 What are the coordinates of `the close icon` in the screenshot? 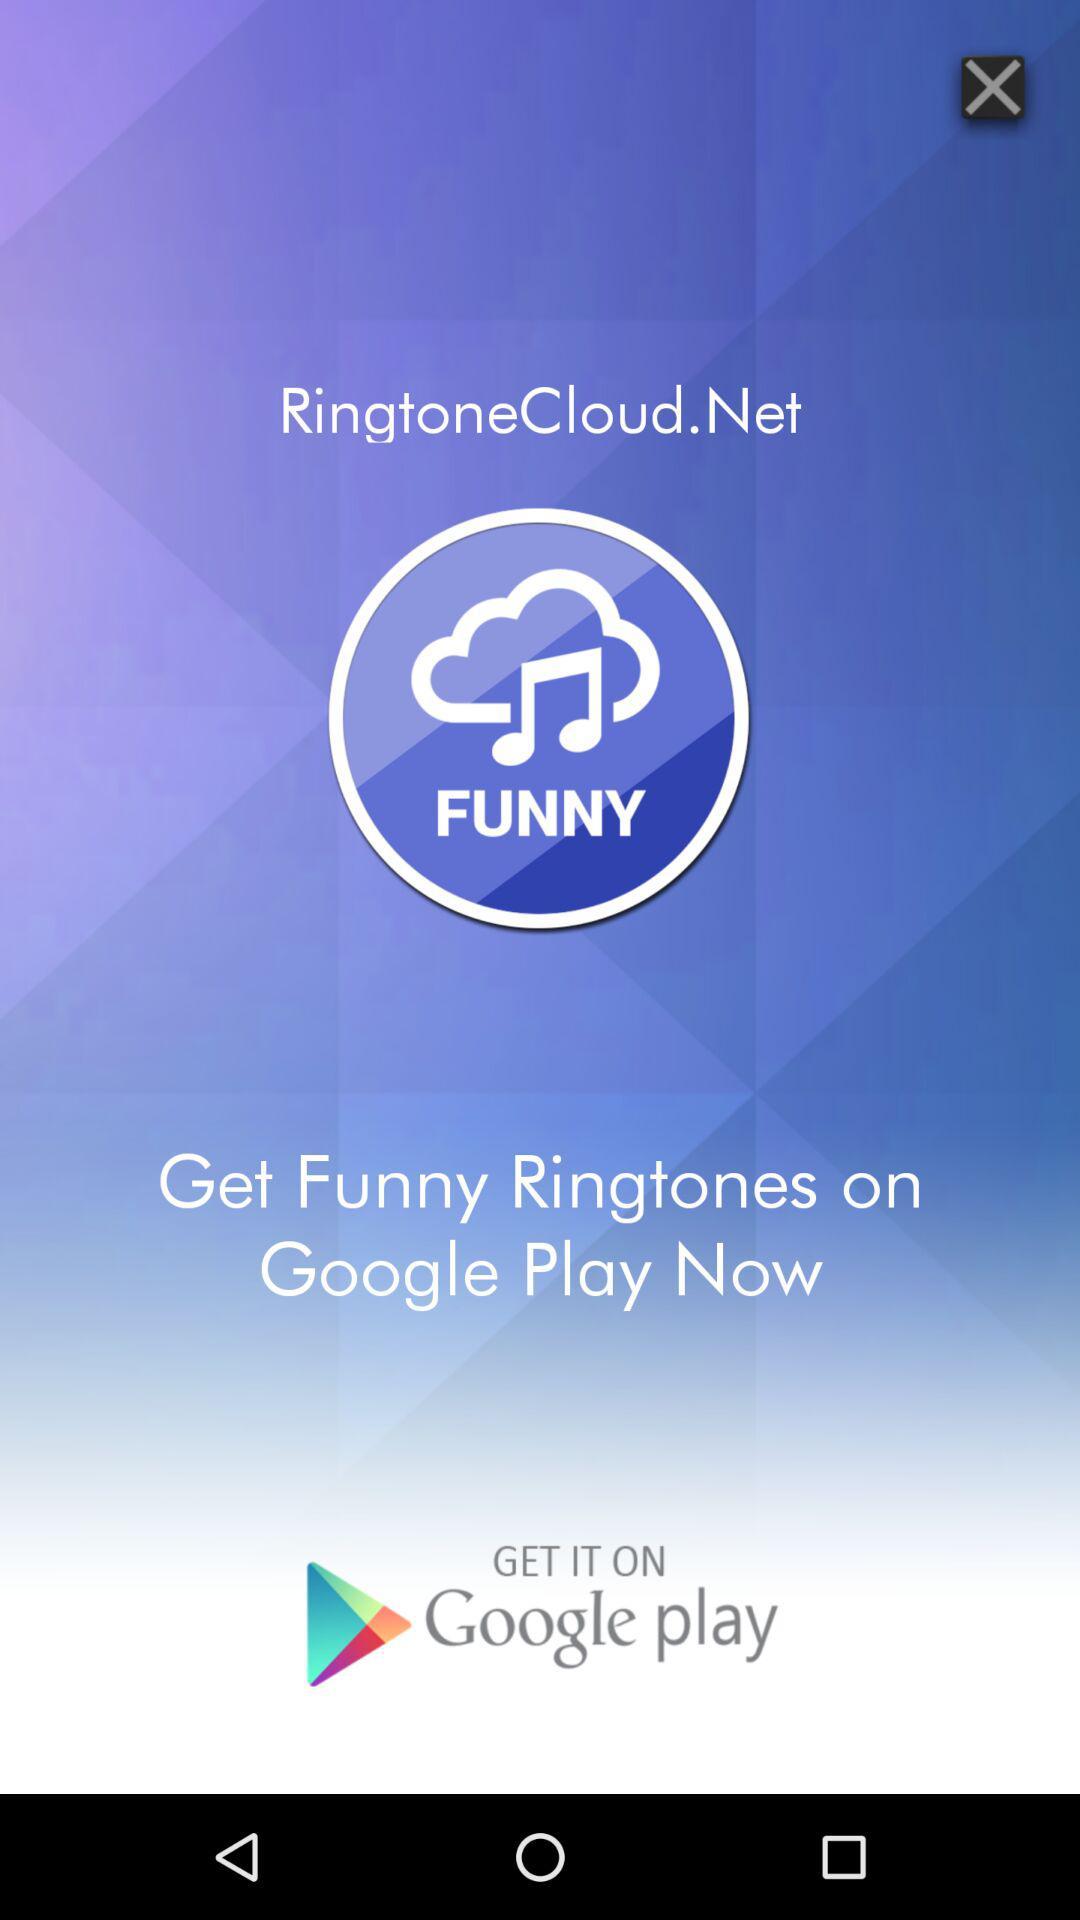 It's located at (992, 92).